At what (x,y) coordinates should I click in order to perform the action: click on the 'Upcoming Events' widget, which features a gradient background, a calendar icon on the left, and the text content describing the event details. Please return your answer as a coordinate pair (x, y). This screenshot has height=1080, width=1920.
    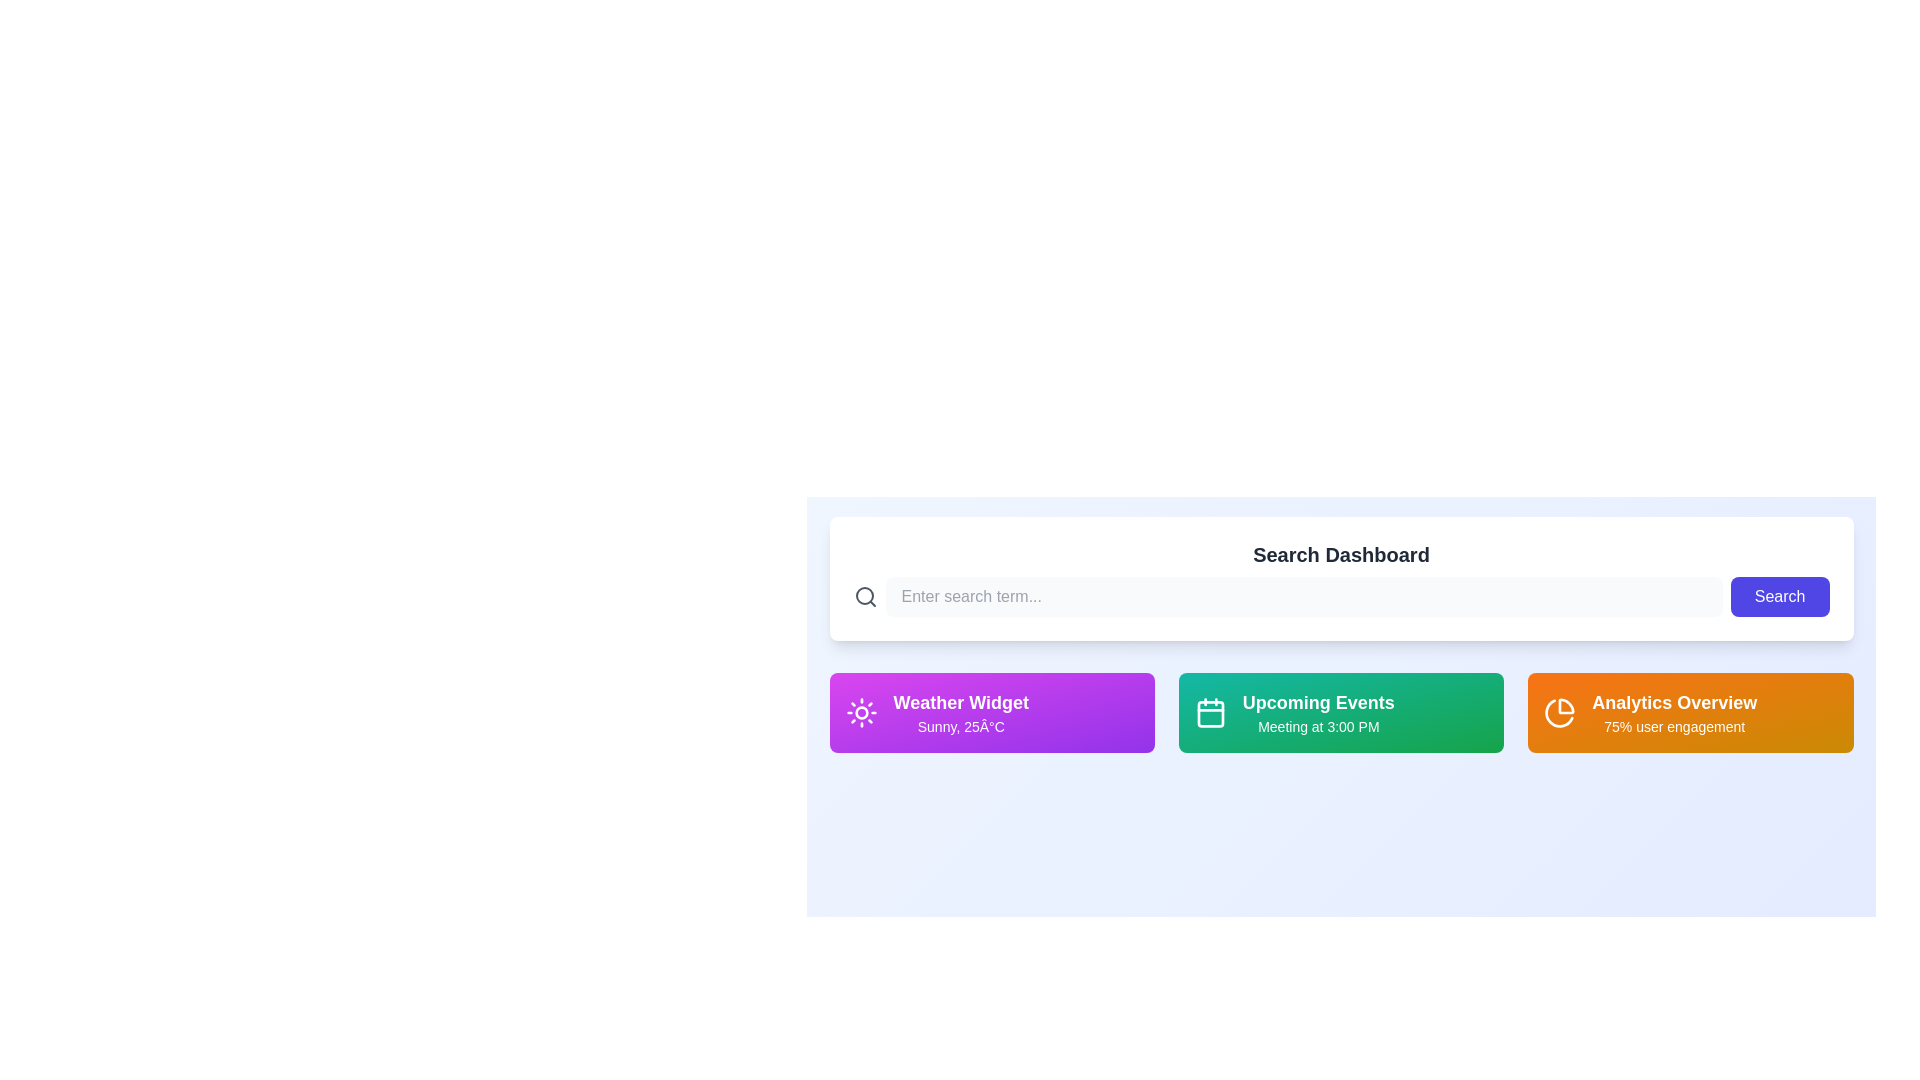
    Looking at the image, I should click on (1340, 712).